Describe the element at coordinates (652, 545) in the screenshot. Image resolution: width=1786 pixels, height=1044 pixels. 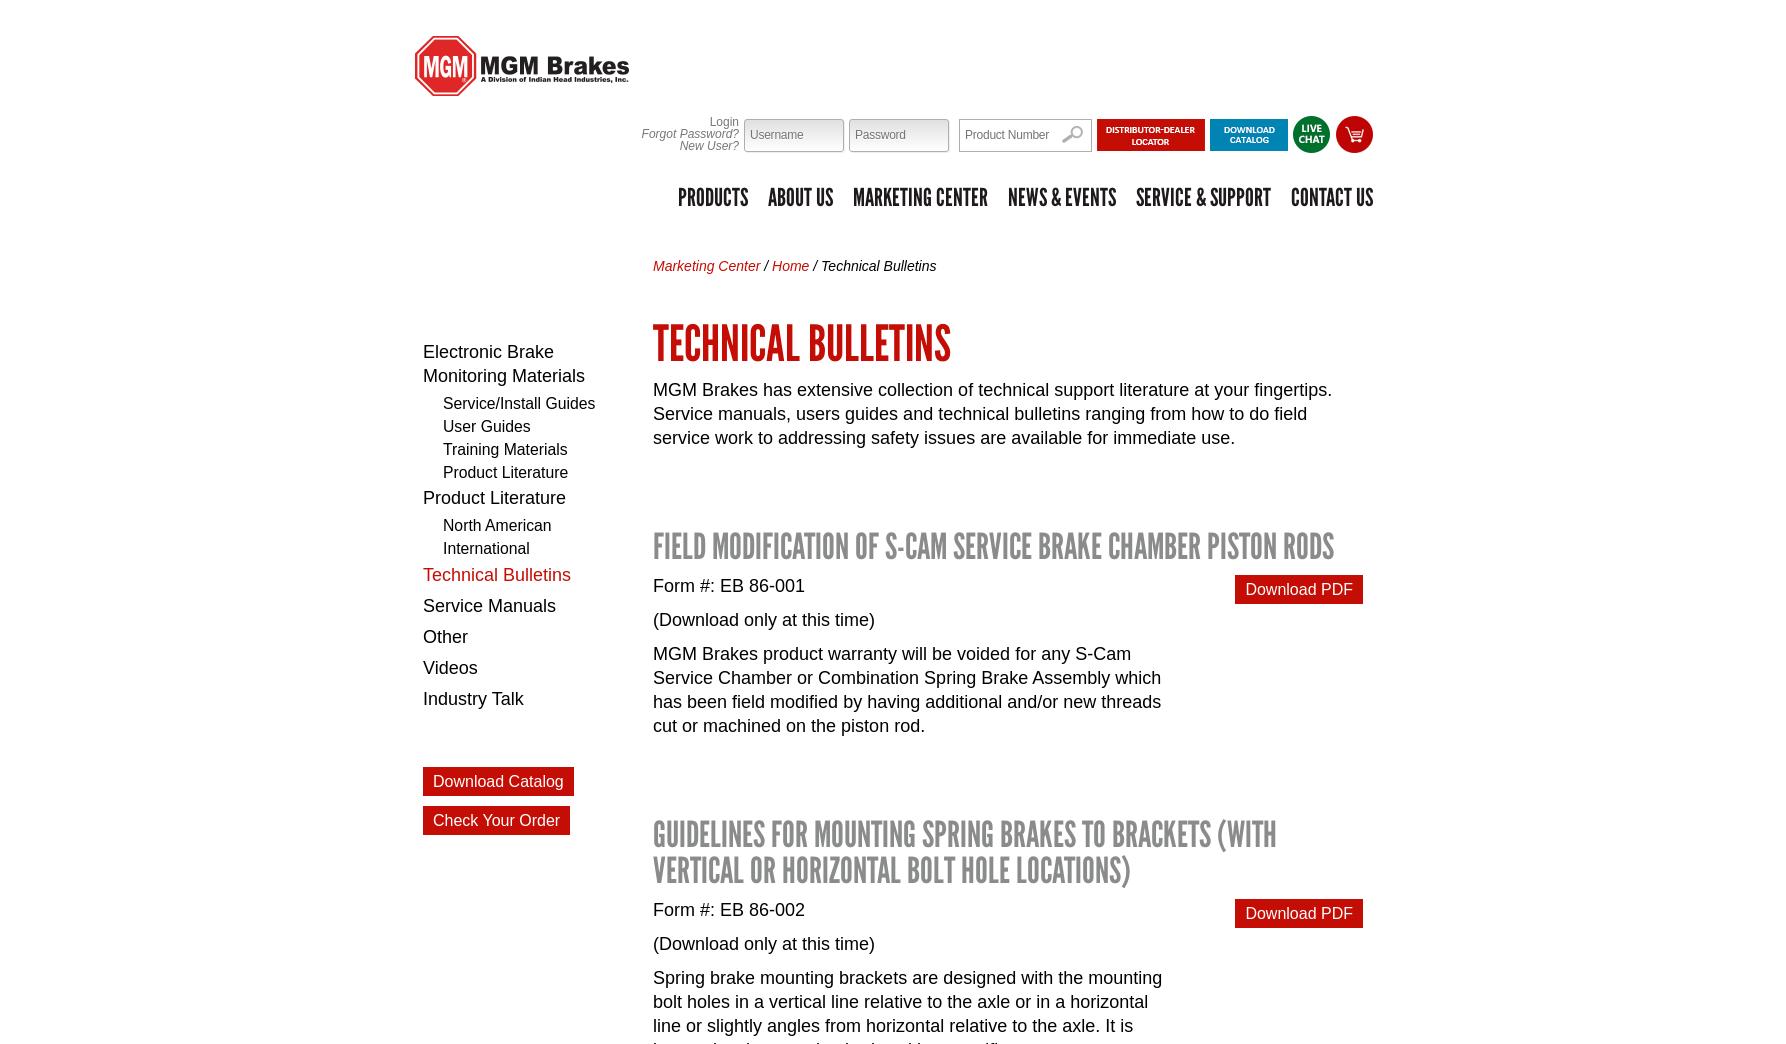
I see `'Field Modification of S-Cam Service Brake Chamber Piston Rods'` at that location.